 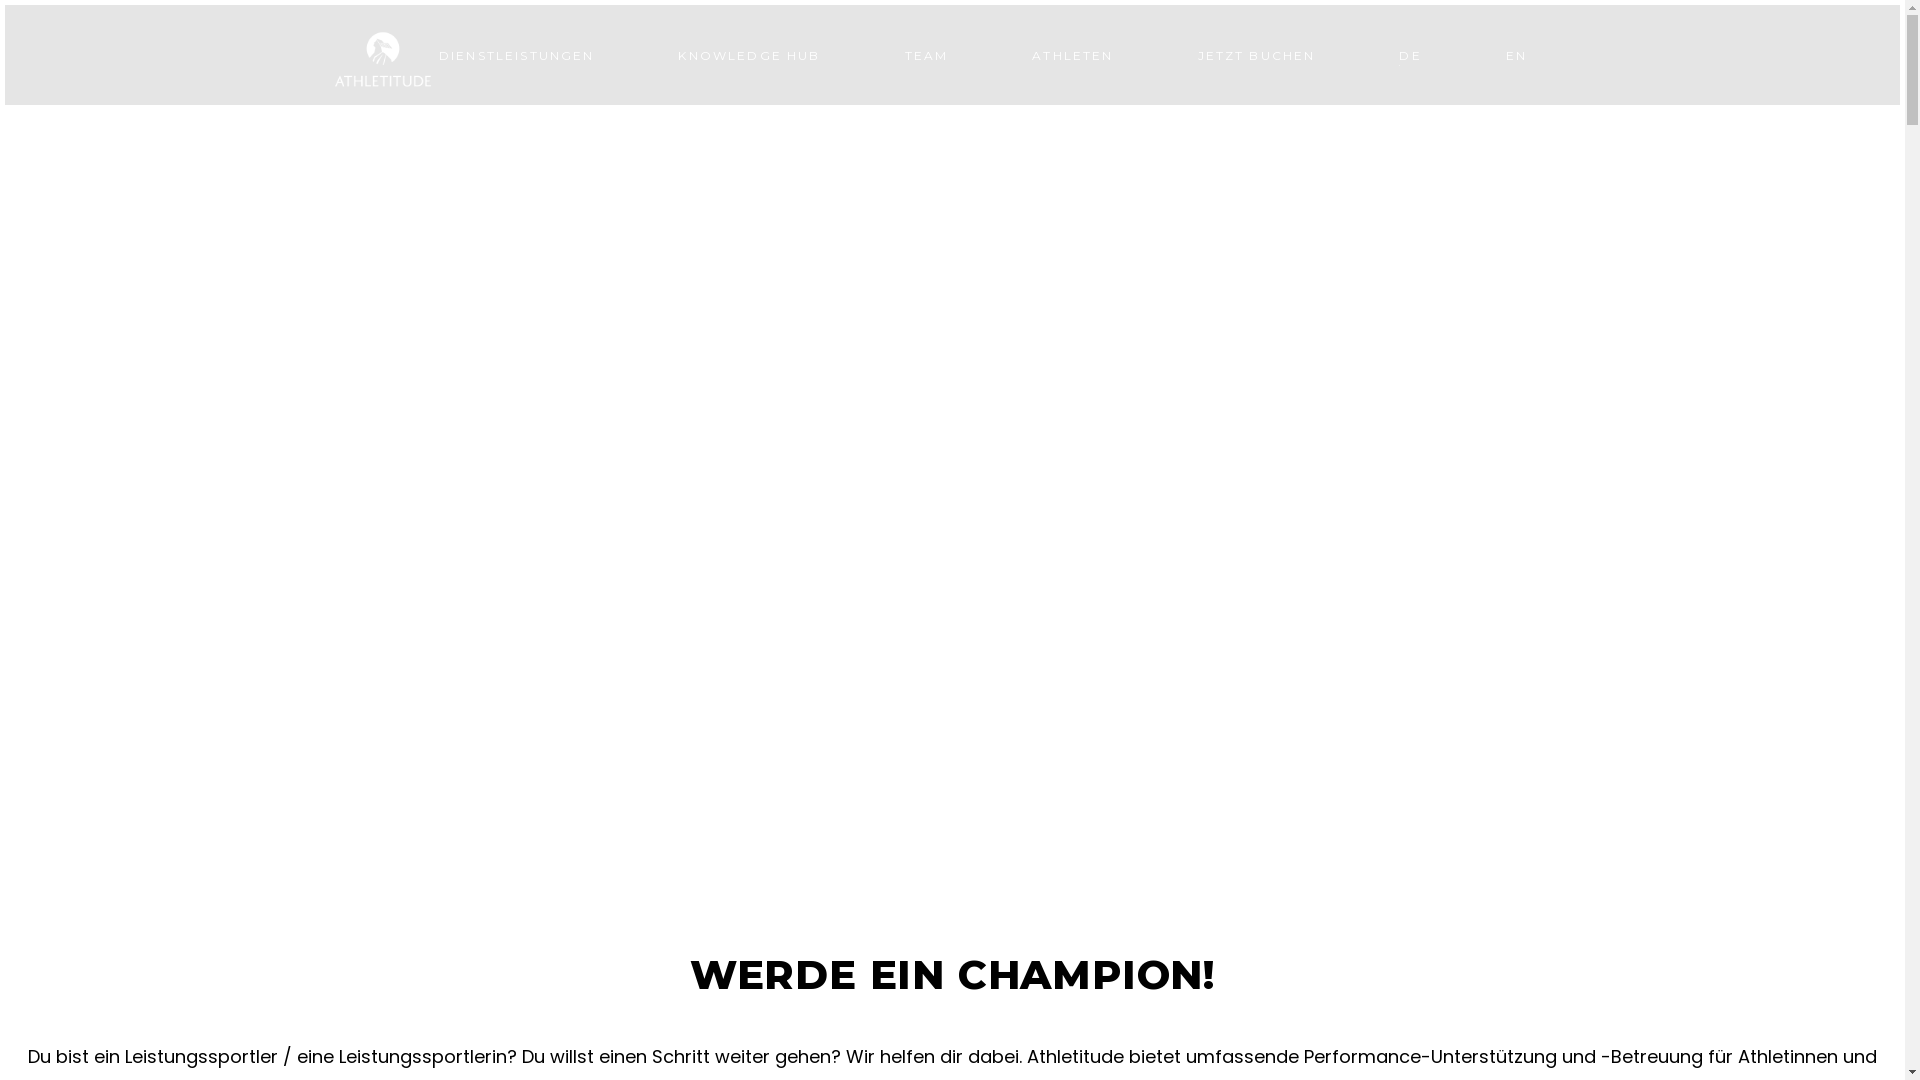 What do you see at coordinates (1256, 54) in the screenshot?
I see `'JETZT BUCHEN'` at bounding box center [1256, 54].